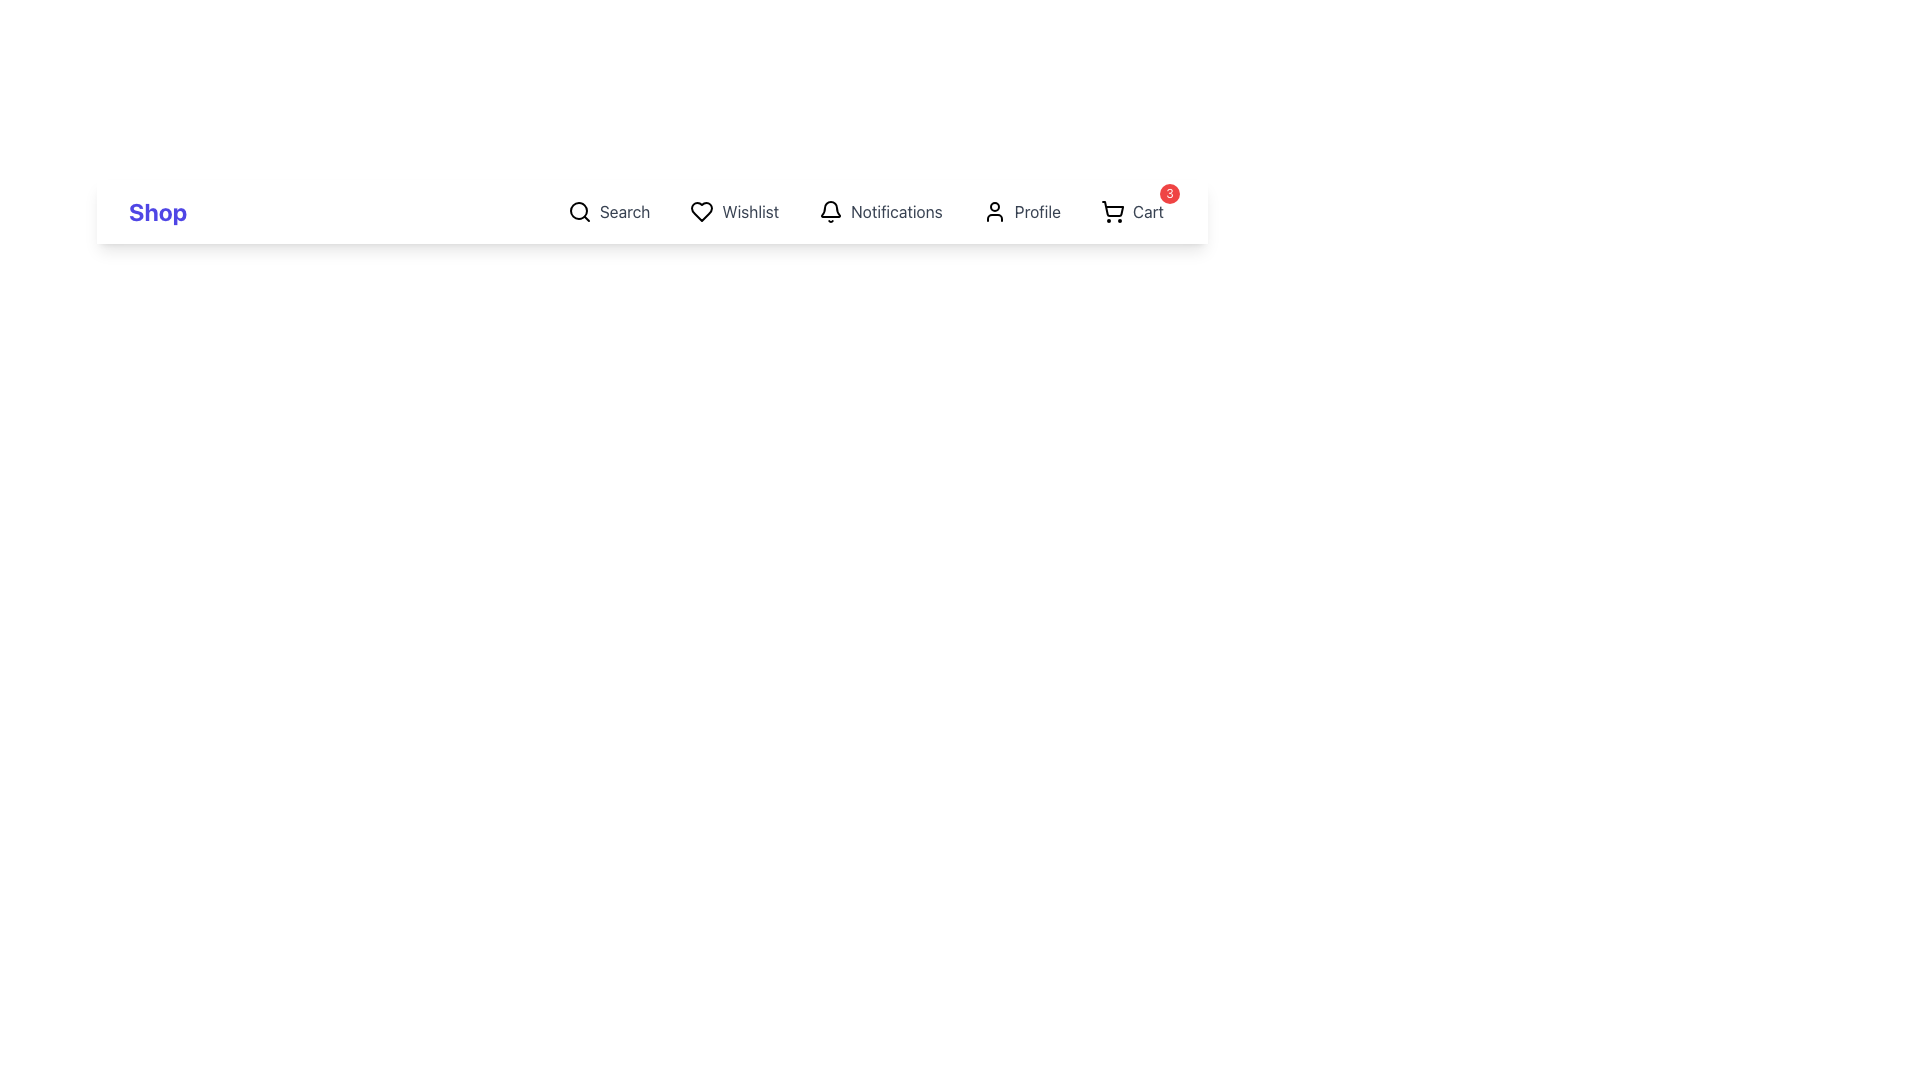 This screenshot has width=1920, height=1080. Describe the element at coordinates (1148, 212) in the screenshot. I see `the 'Cart' text label located on the right side of the toolbar` at that location.